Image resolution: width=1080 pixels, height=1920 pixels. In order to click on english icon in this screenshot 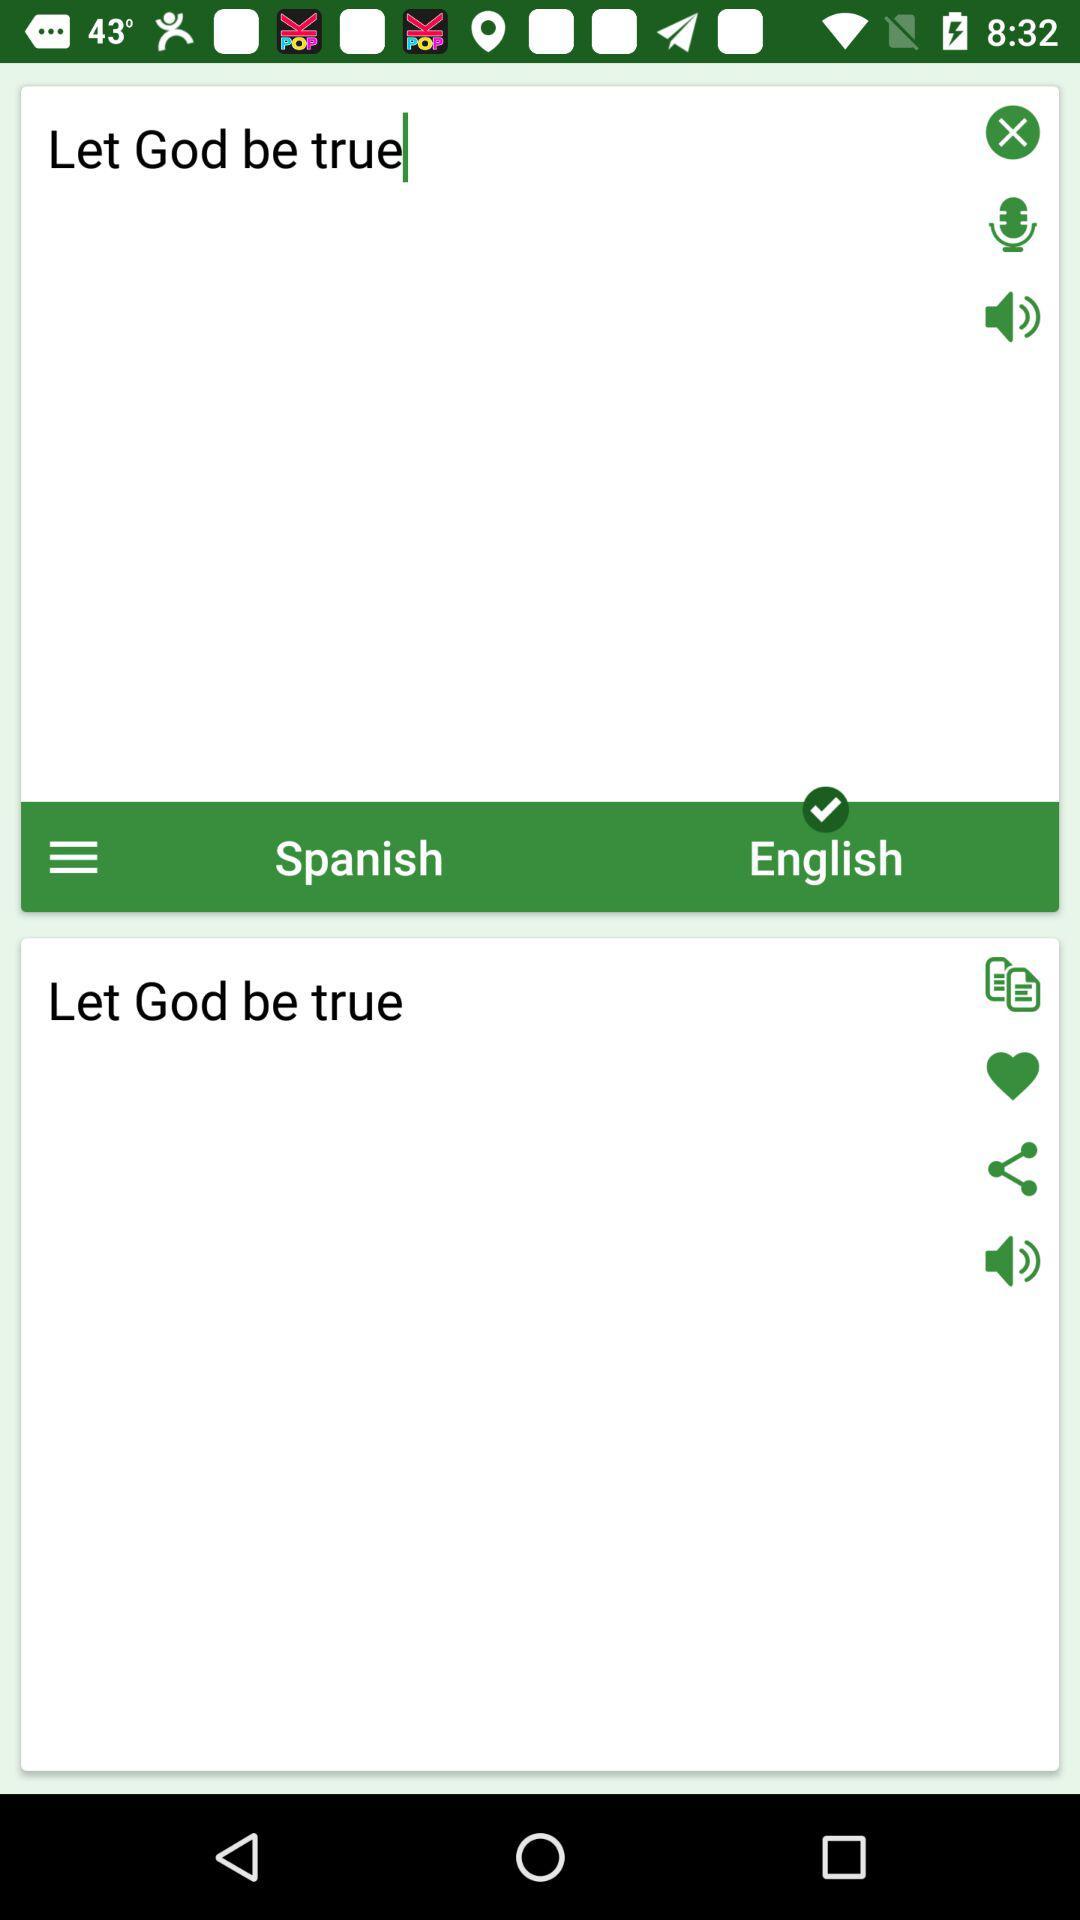, I will do `click(825, 856)`.